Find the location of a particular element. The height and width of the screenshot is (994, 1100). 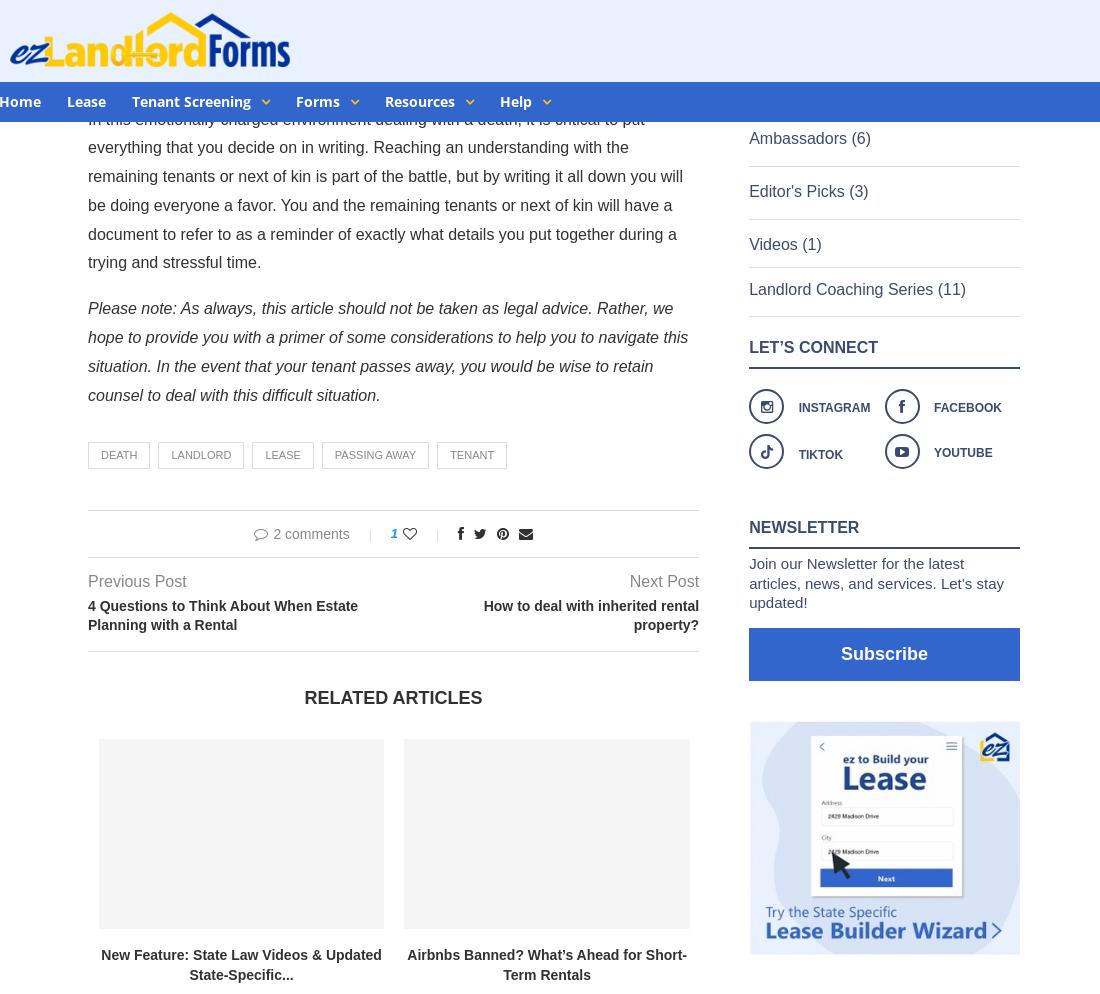

'Support' is located at coordinates (966, 528).